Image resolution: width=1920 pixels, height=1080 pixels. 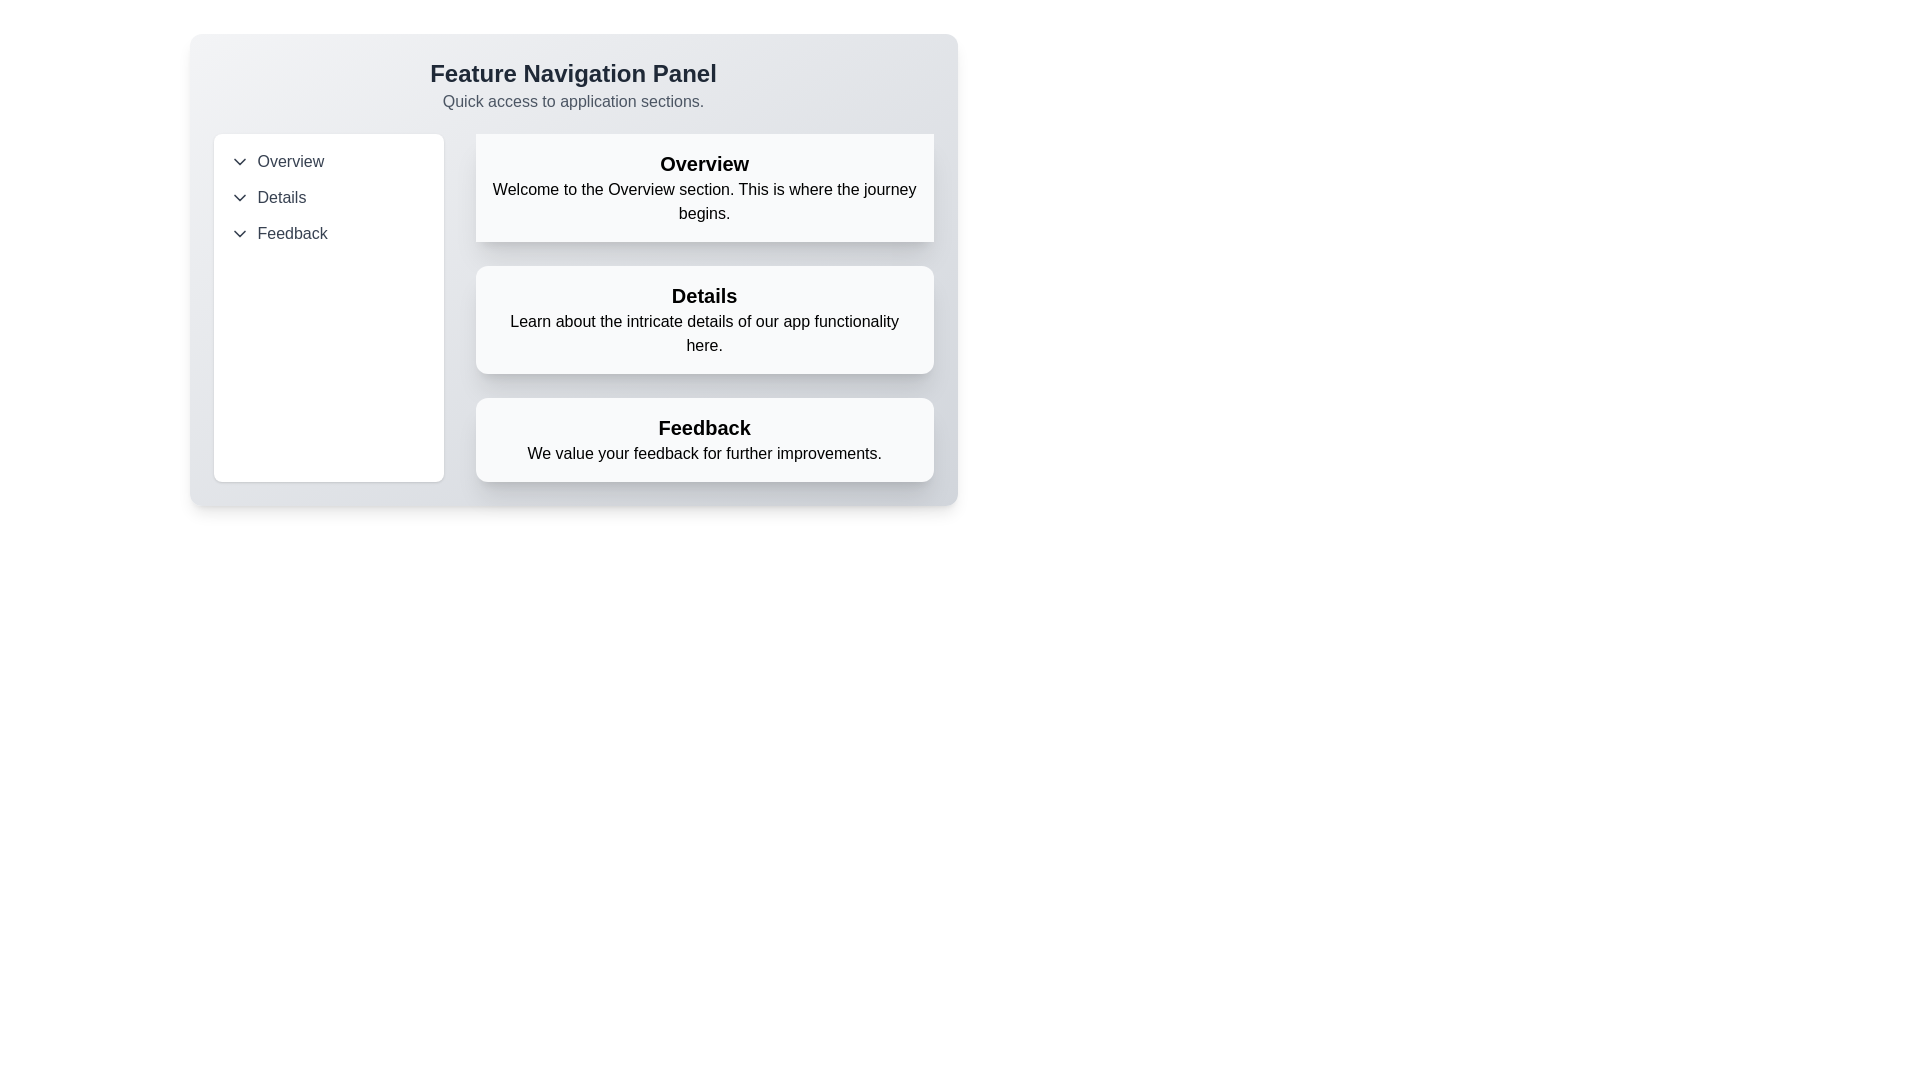 What do you see at coordinates (239, 233) in the screenshot?
I see `the Chevron indicator for the 'Feedback' section` at bounding box center [239, 233].